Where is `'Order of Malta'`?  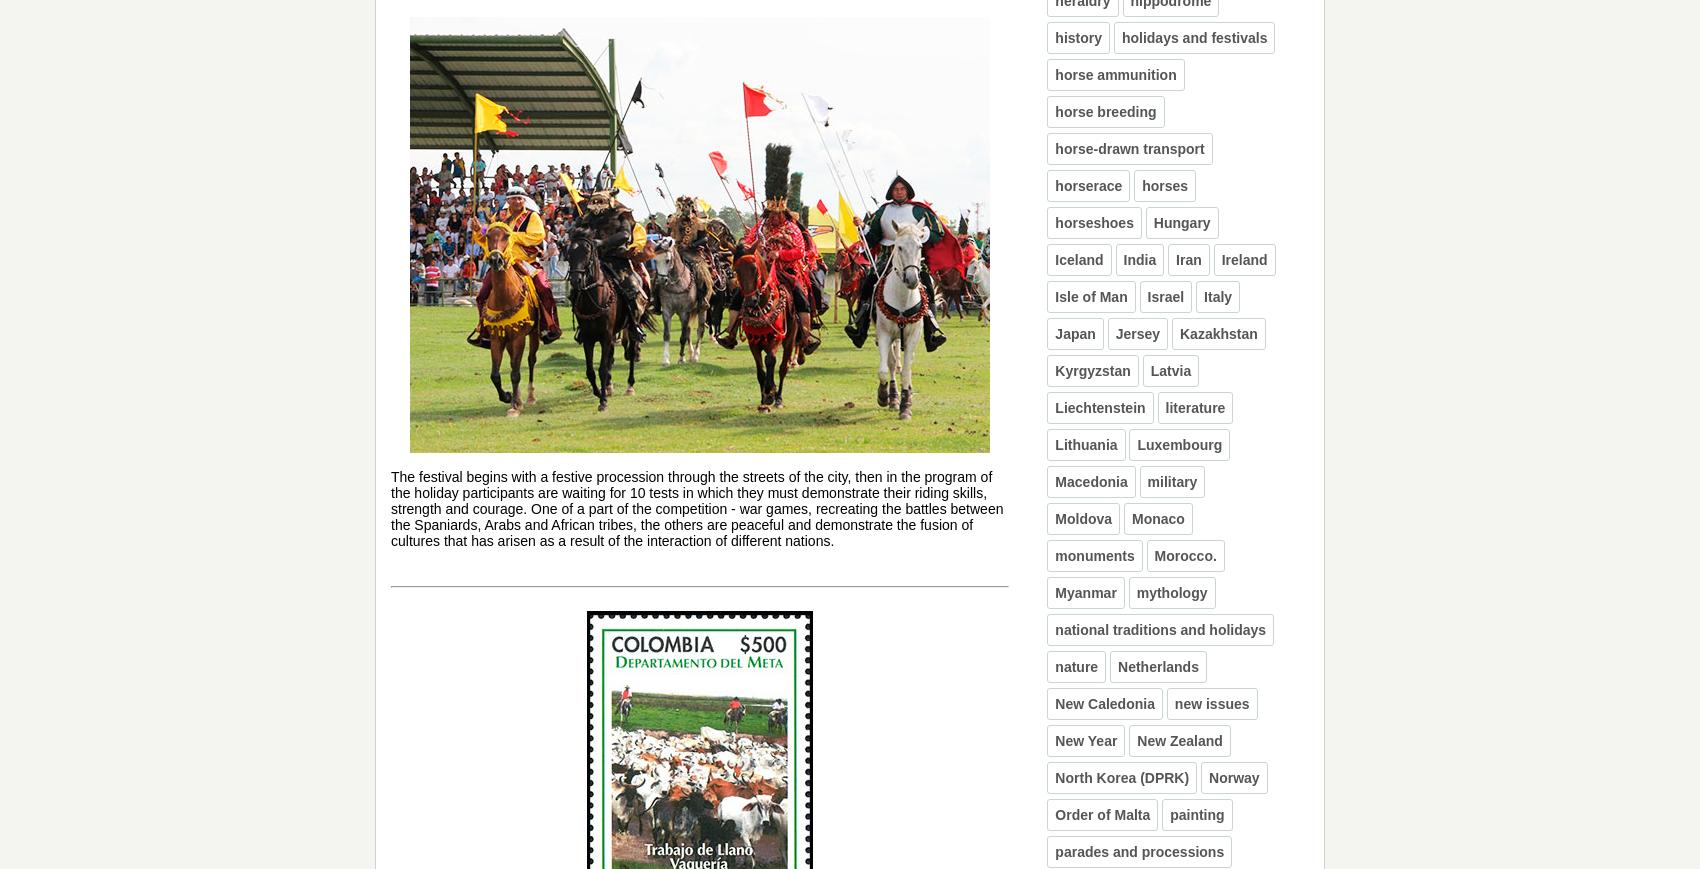 'Order of Malta' is located at coordinates (1102, 815).